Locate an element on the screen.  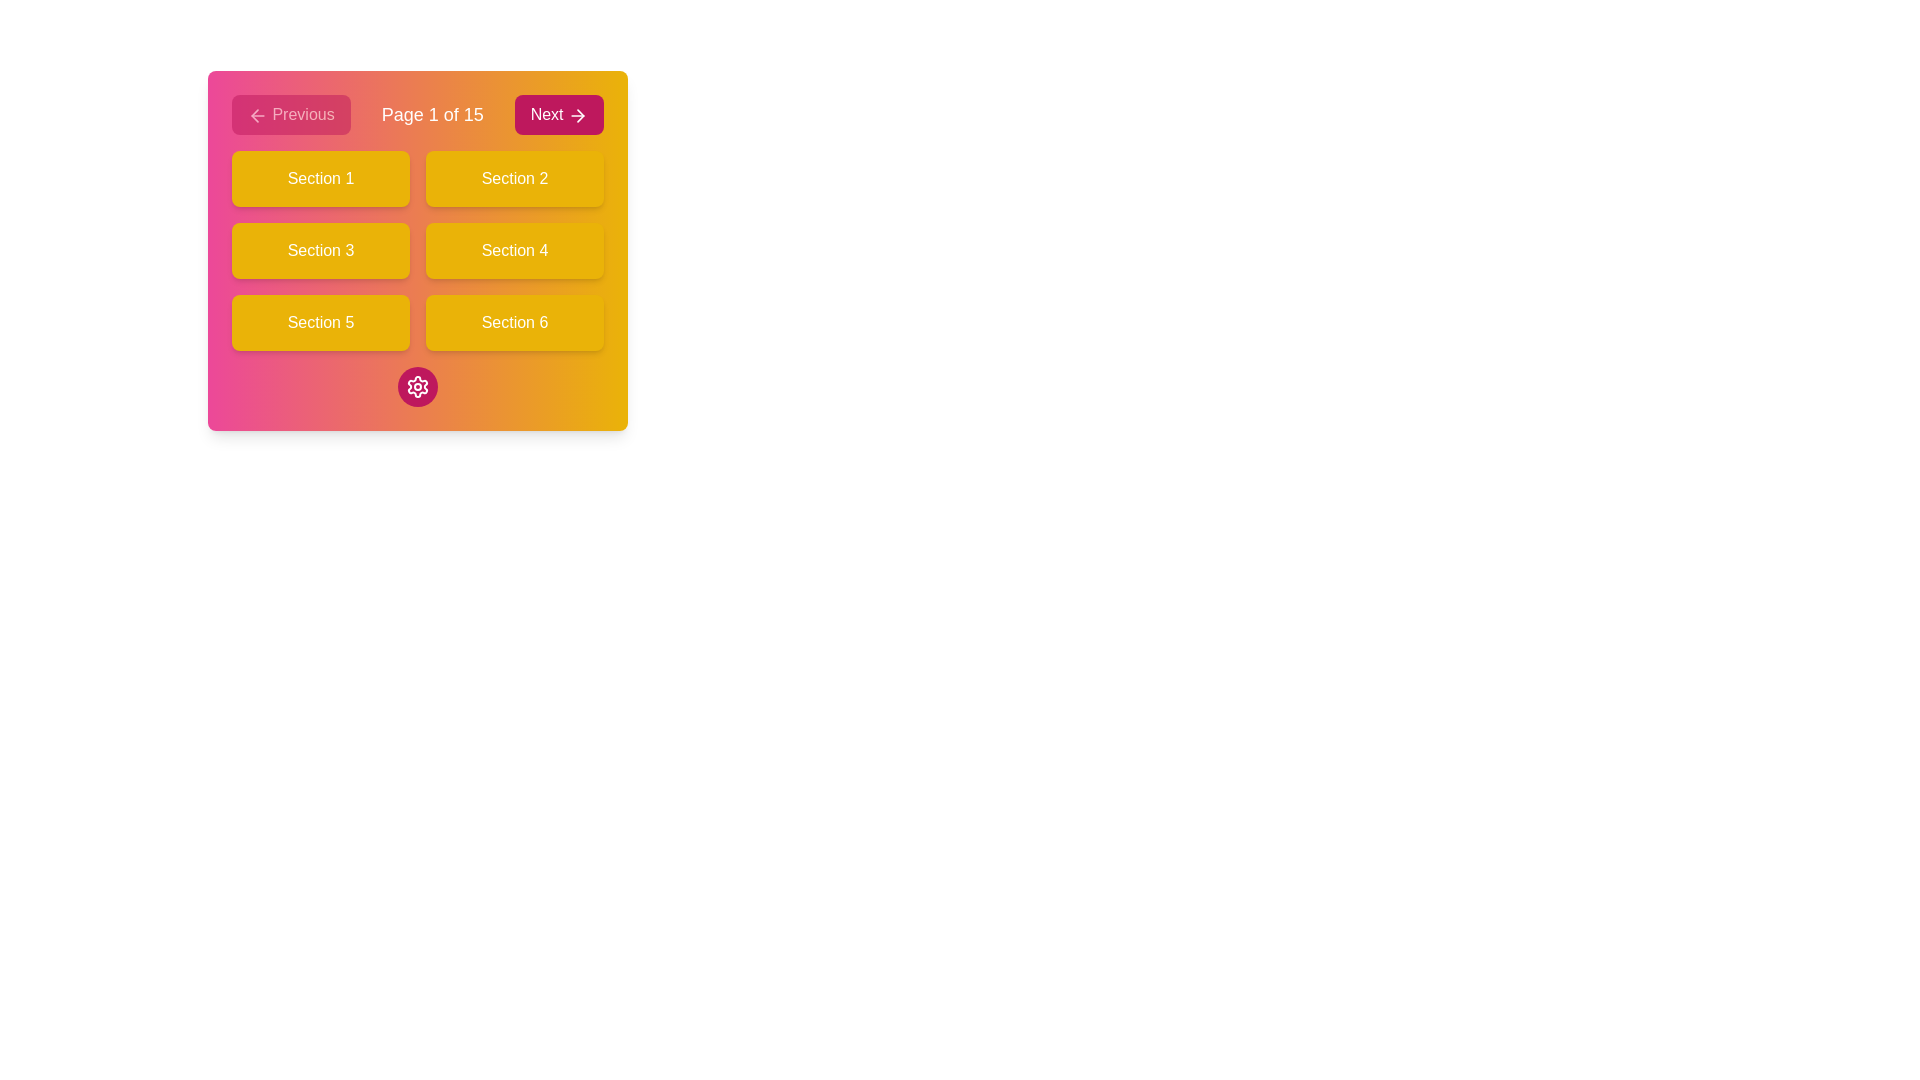
the 'Next' button located in the upper-right corner of the pagination controls is located at coordinates (558, 115).